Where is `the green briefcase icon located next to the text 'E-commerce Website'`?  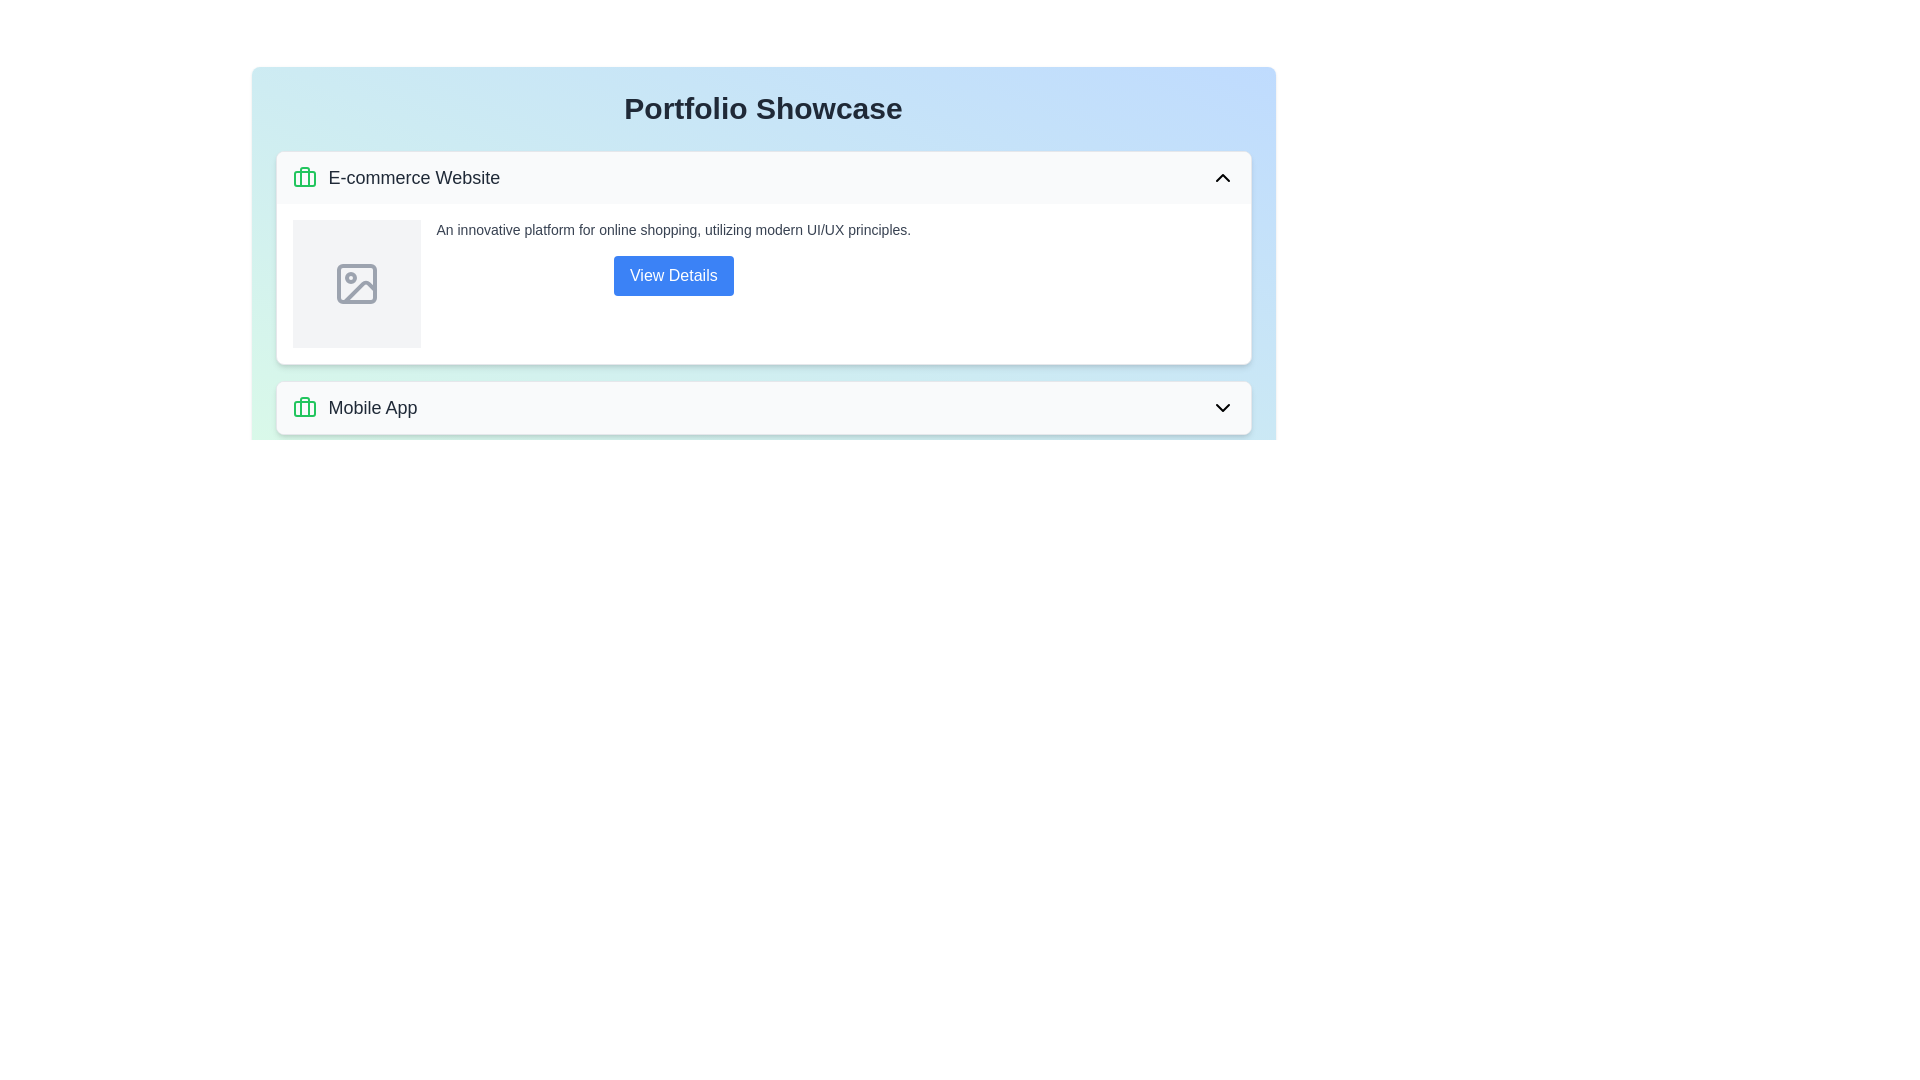
the green briefcase icon located next to the text 'E-commerce Website' is located at coordinates (303, 176).